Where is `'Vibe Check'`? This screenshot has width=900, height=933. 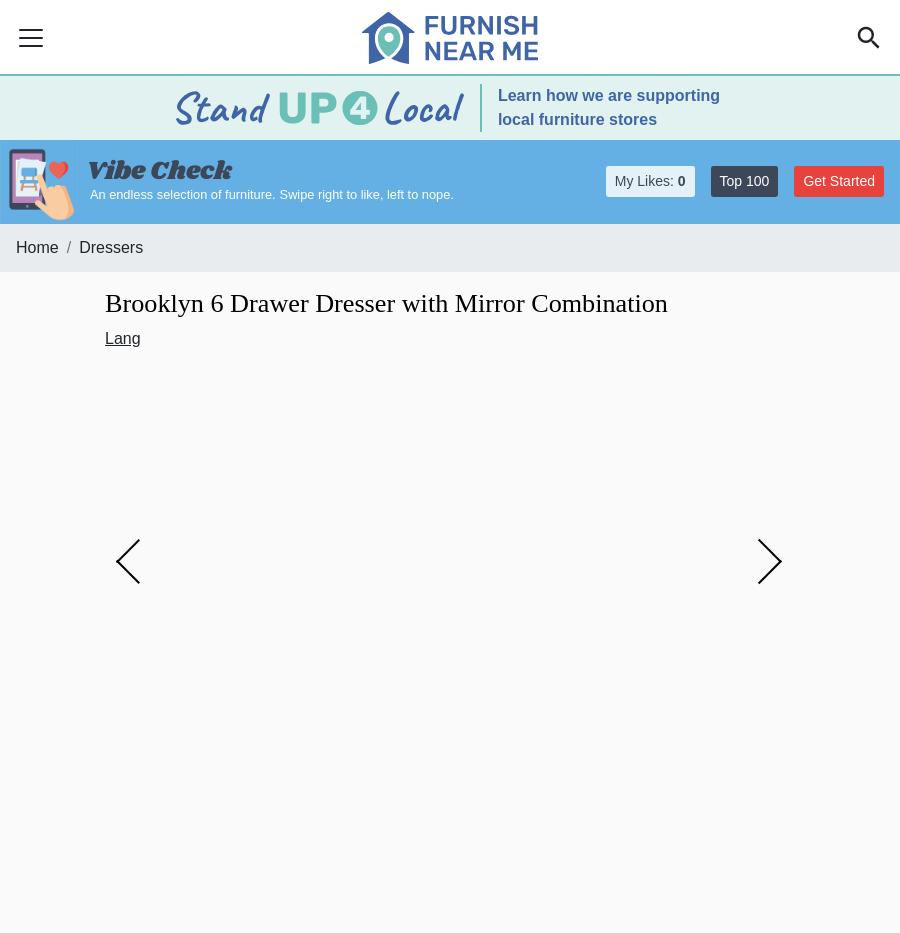
'Vibe Check' is located at coordinates (158, 171).